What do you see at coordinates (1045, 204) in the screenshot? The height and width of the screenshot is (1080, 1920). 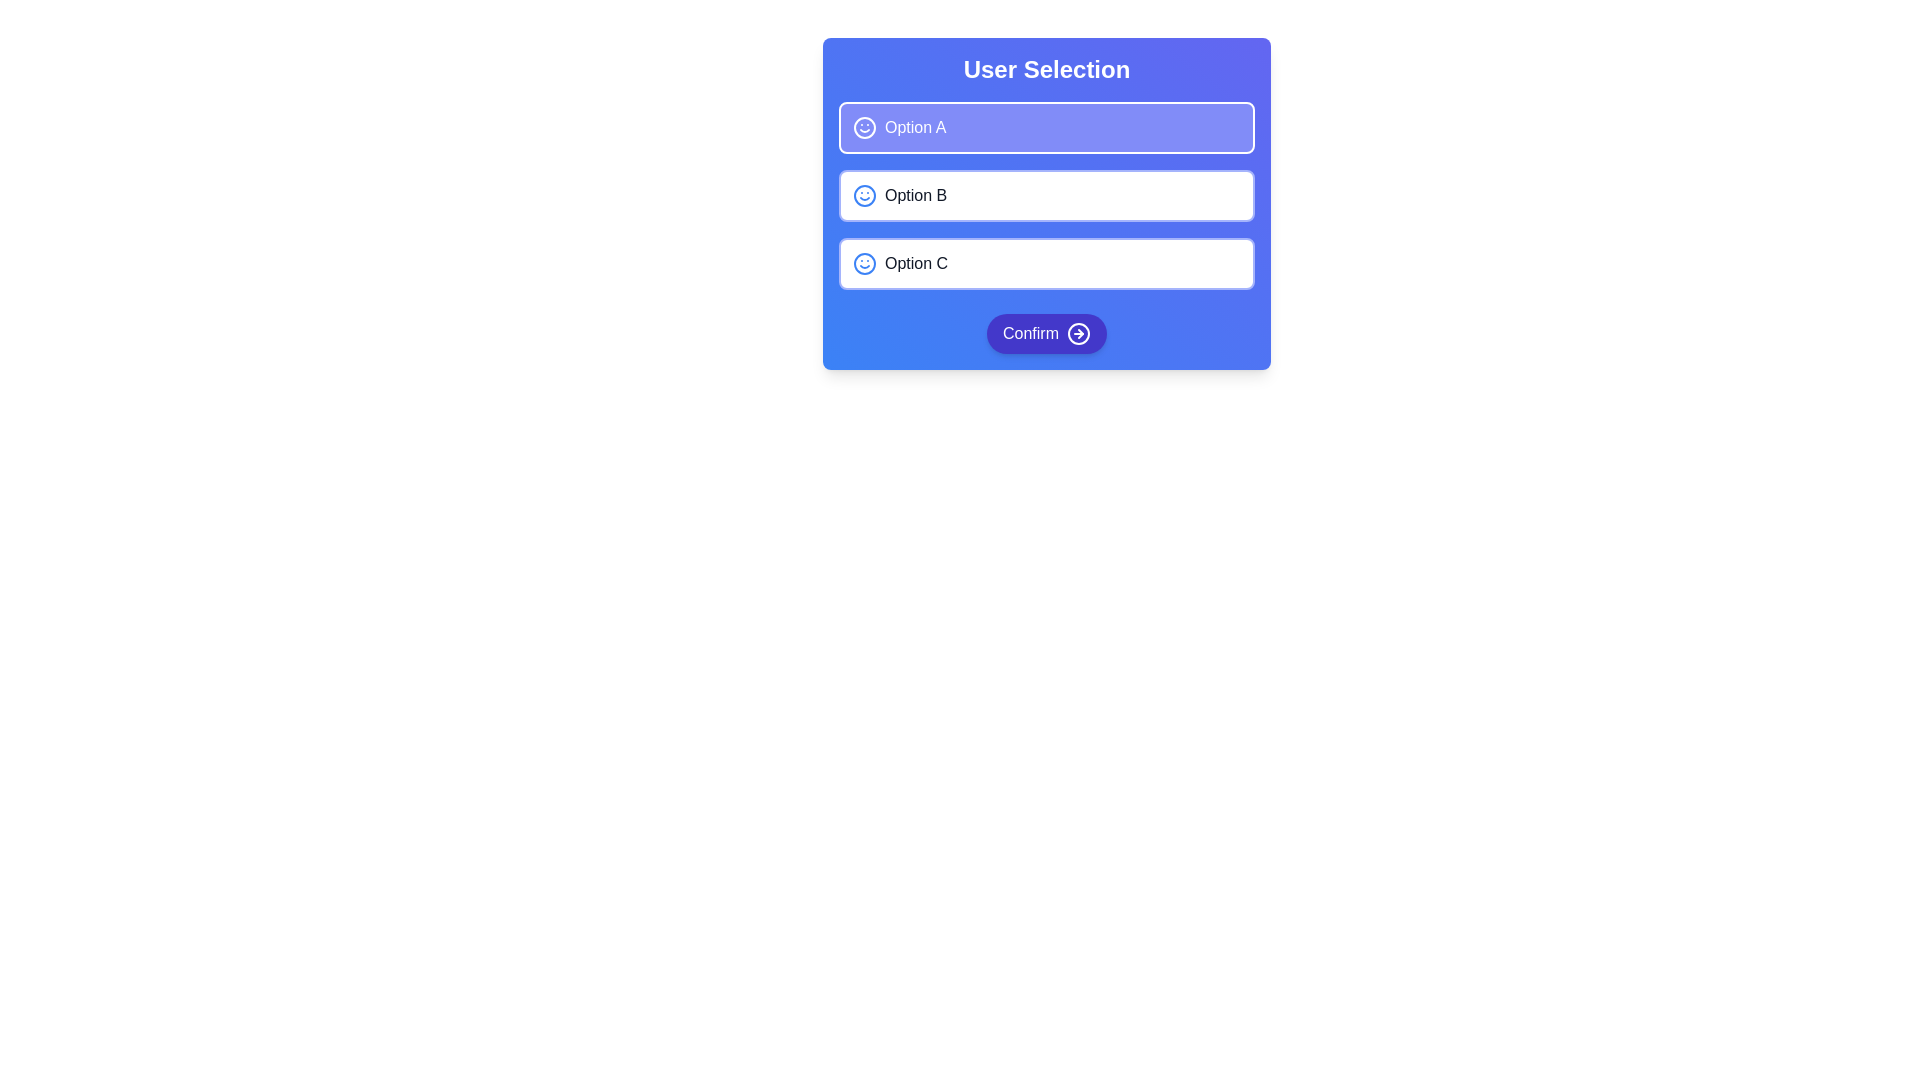 I see `the highlighted 'Option B' button within the Selectable component` at bounding box center [1045, 204].